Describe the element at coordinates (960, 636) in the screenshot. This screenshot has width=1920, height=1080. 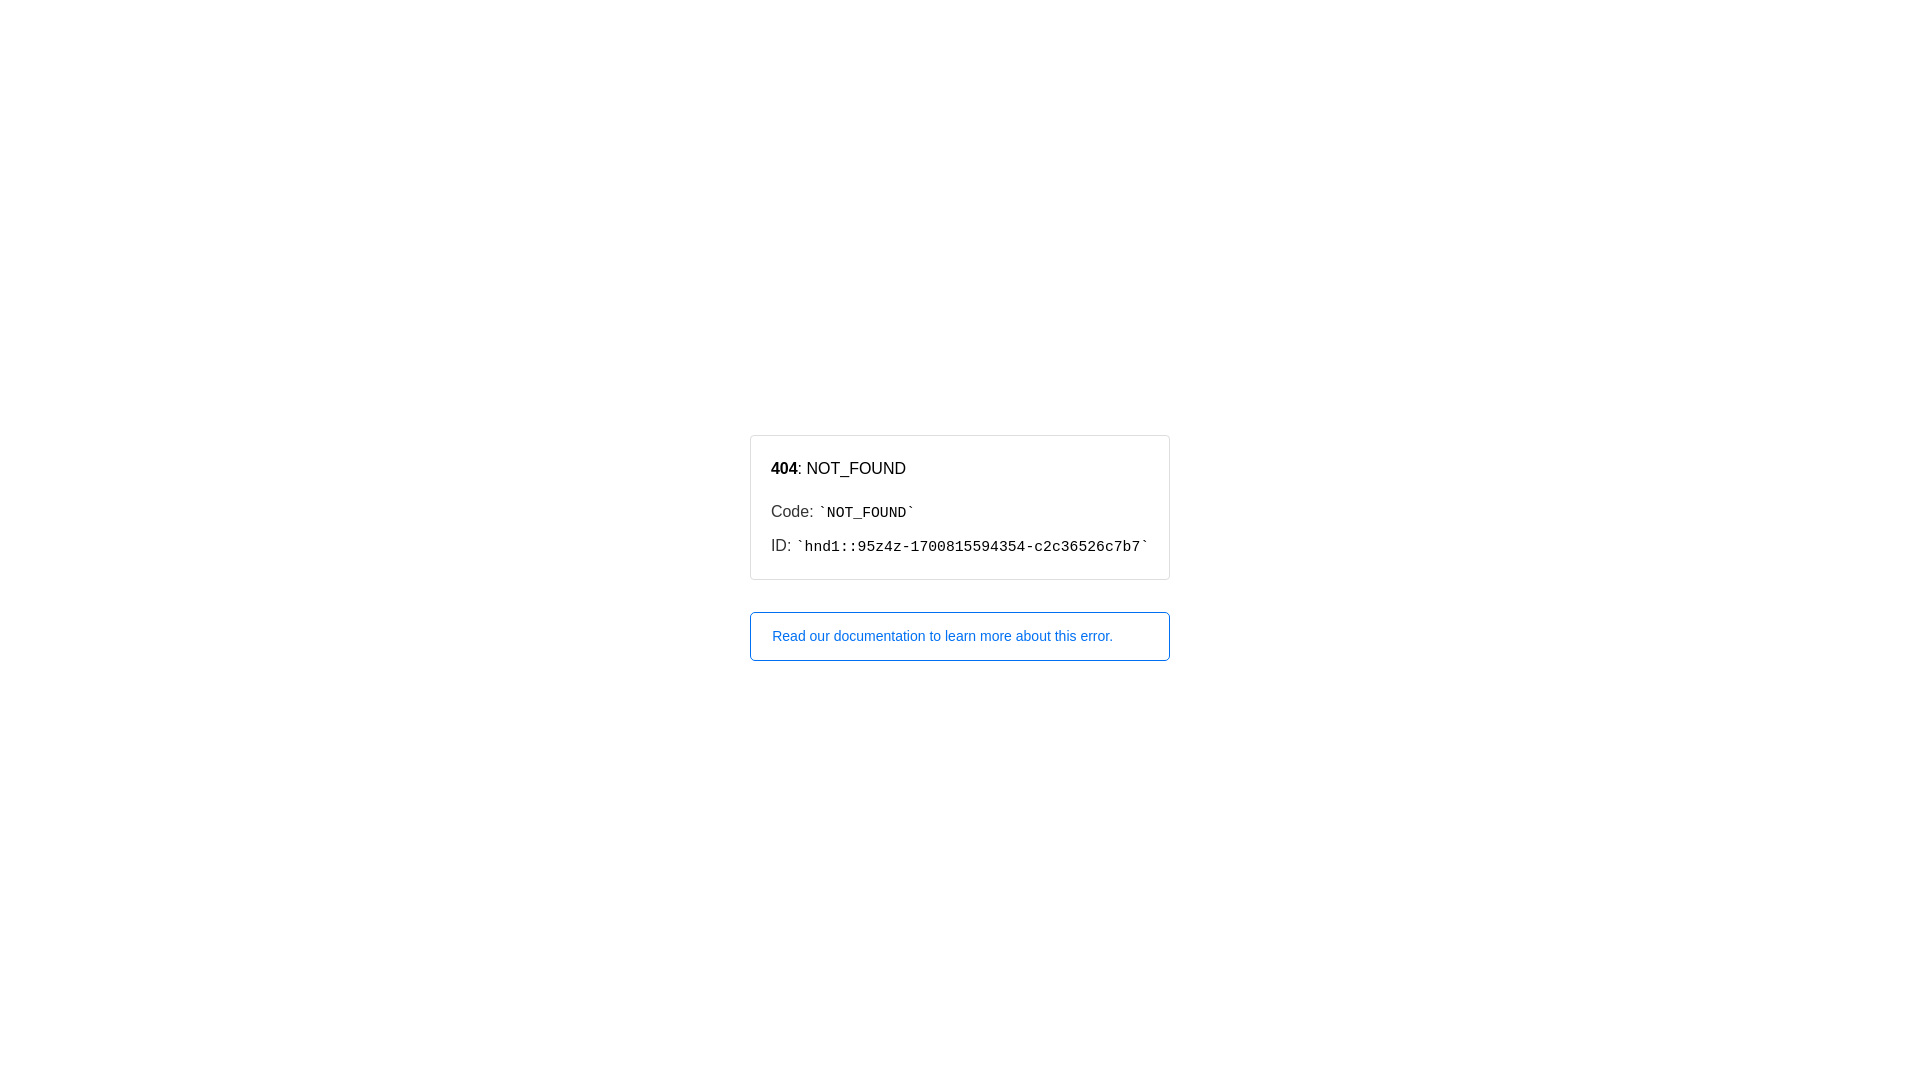
I see `'Read our documentation to learn more about this error.'` at that location.